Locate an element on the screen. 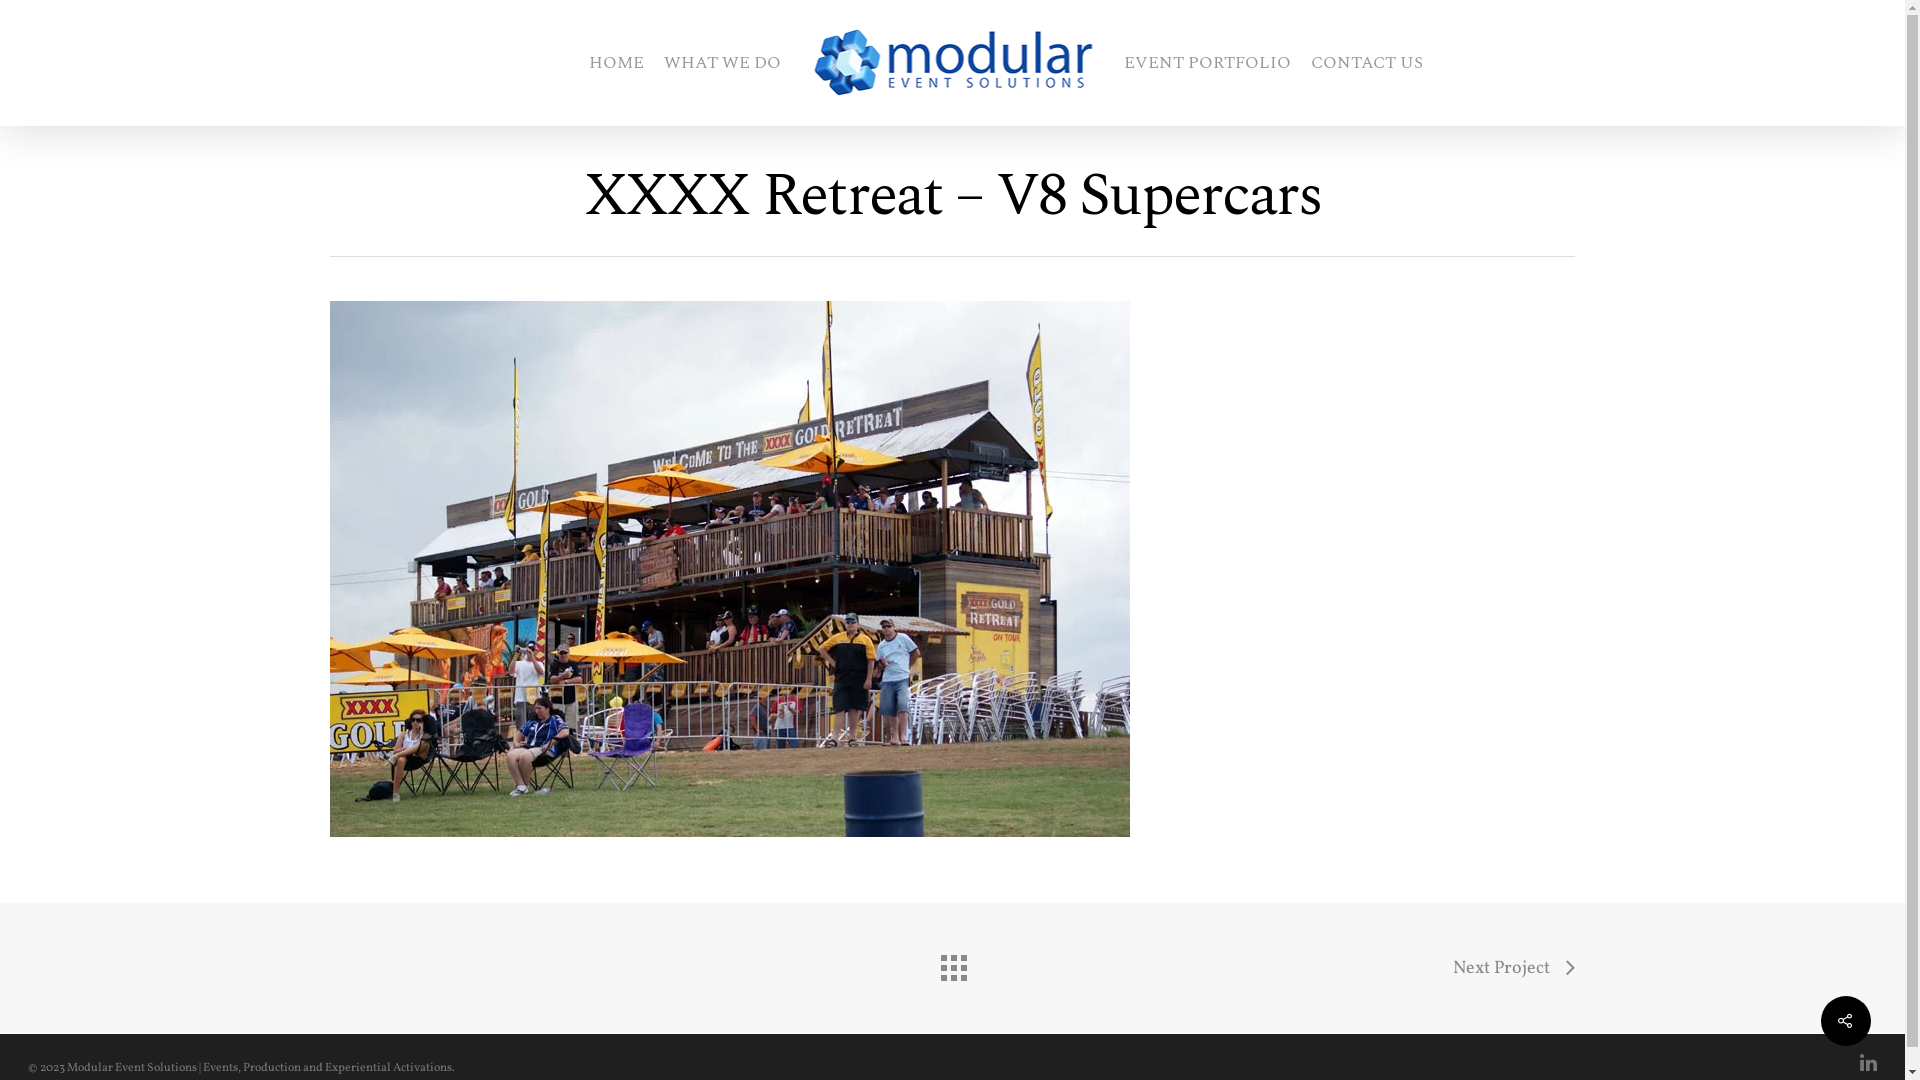 This screenshot has width=1920, height=1080. 'CONTACT US' is located at coordinates (1365, 61).